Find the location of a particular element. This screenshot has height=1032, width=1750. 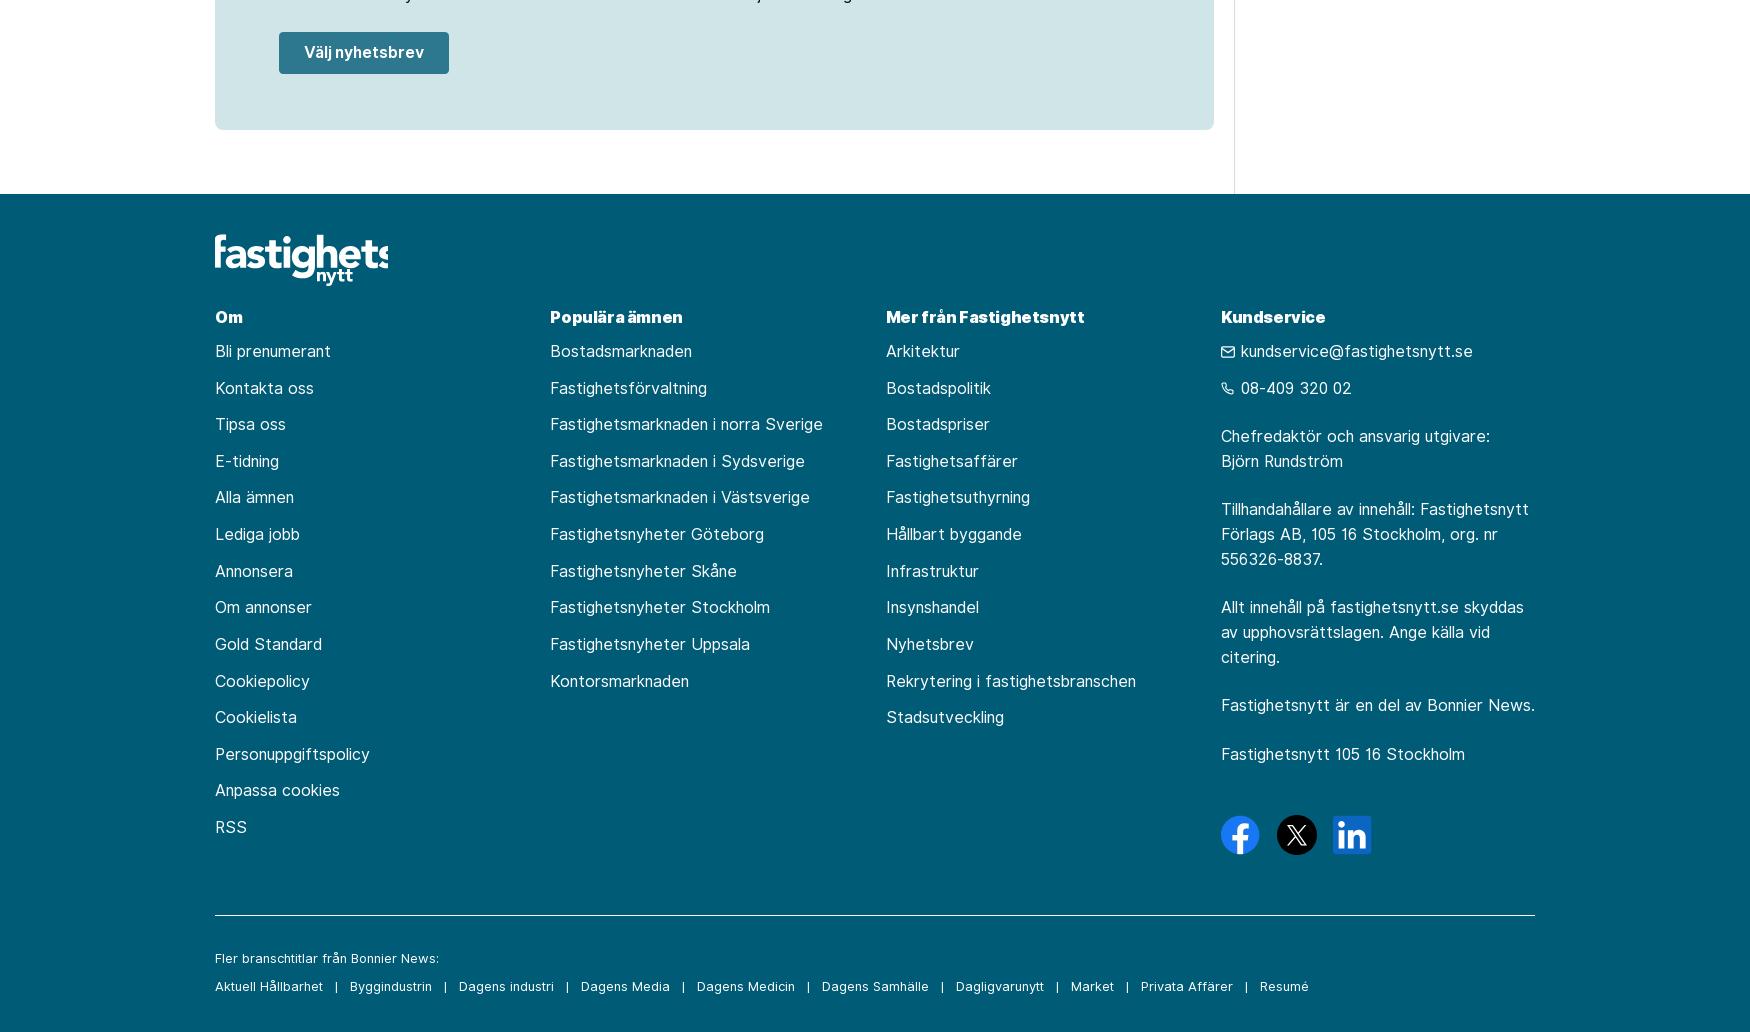

'Mer från' is located at coordinates (921, 315).